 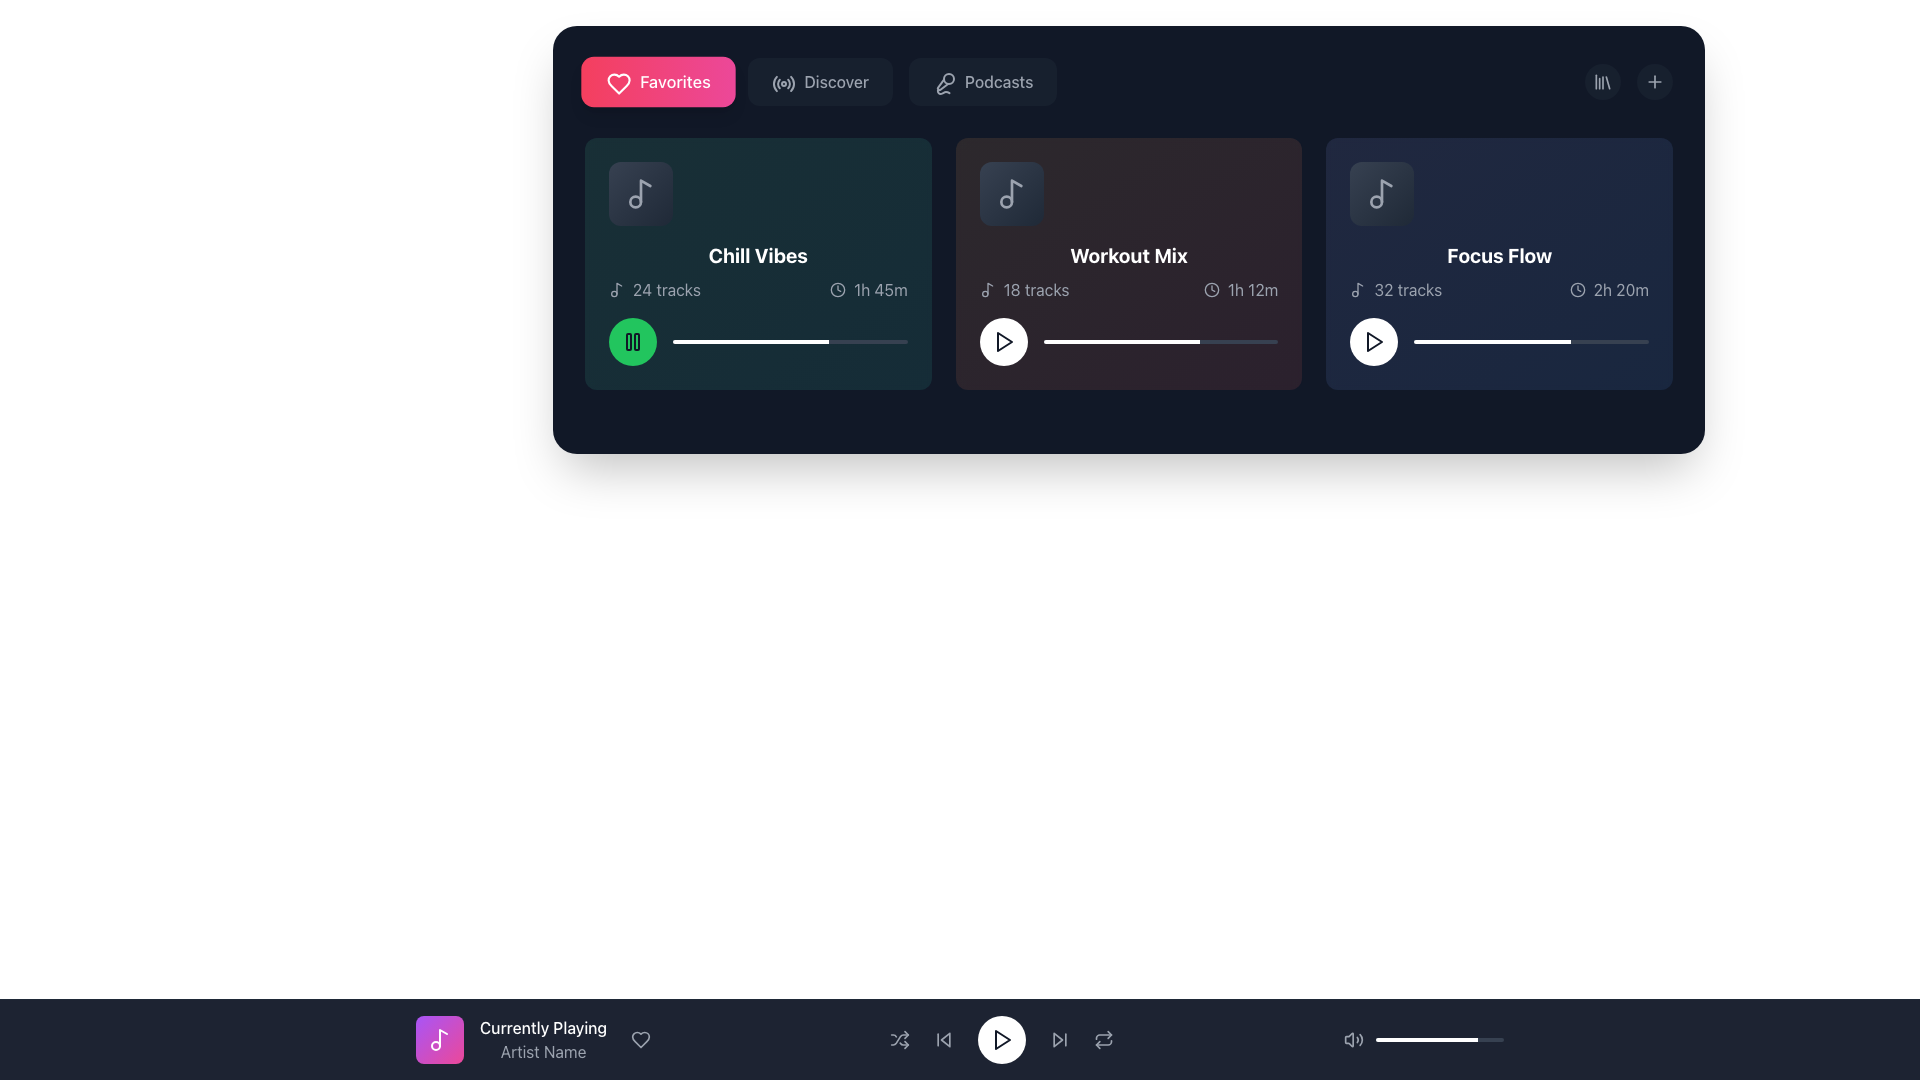 What do you see at coordinates (1011, 193) in the screenshot?
I see `the graphical icon representing the 'Workout Mix' playlist, located in the second position from the left under the section titled 'Workout Mix'` at bounding box center [1011, 193].